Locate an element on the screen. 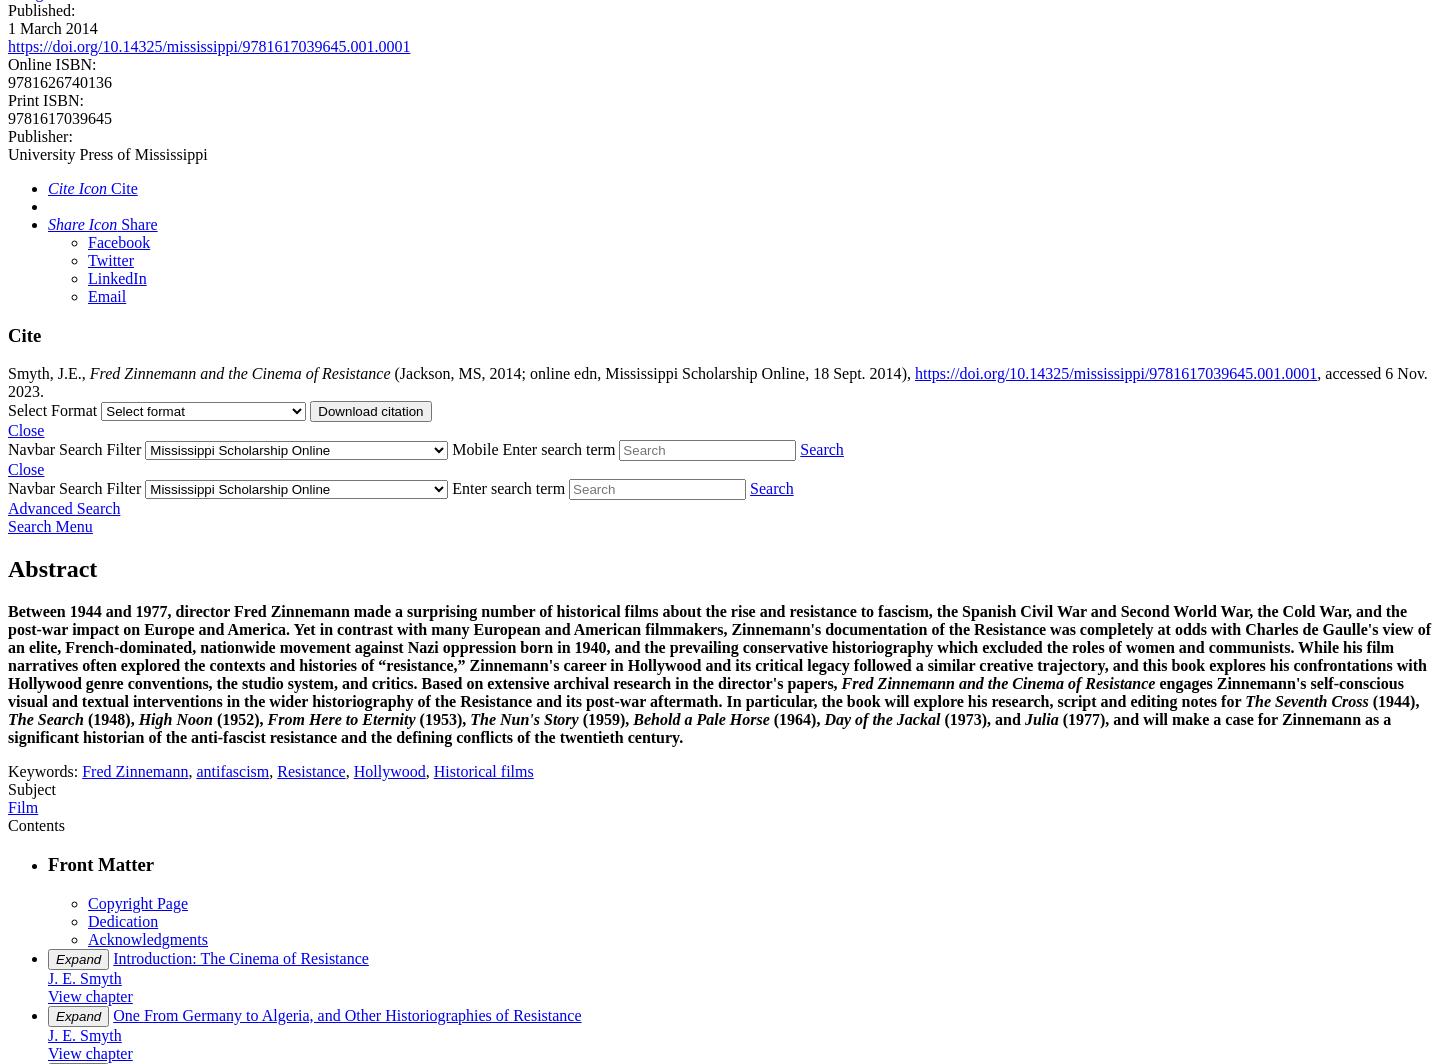 This screenshot has height=1064, width=1450. '(1944),' is located at coordinates (1366, 701).